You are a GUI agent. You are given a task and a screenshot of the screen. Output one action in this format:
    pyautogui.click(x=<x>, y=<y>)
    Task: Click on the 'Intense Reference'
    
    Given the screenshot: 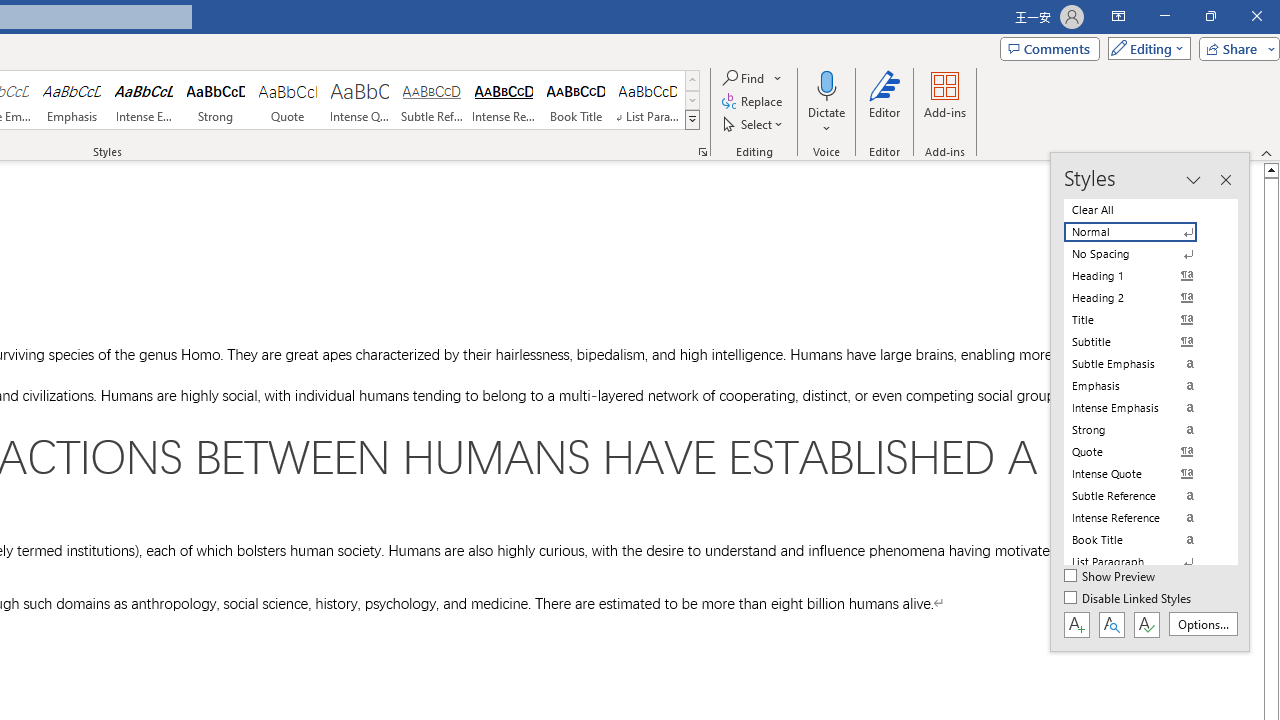 What is the action you would take?
    pyautogui.click(x=504, y=100)
    